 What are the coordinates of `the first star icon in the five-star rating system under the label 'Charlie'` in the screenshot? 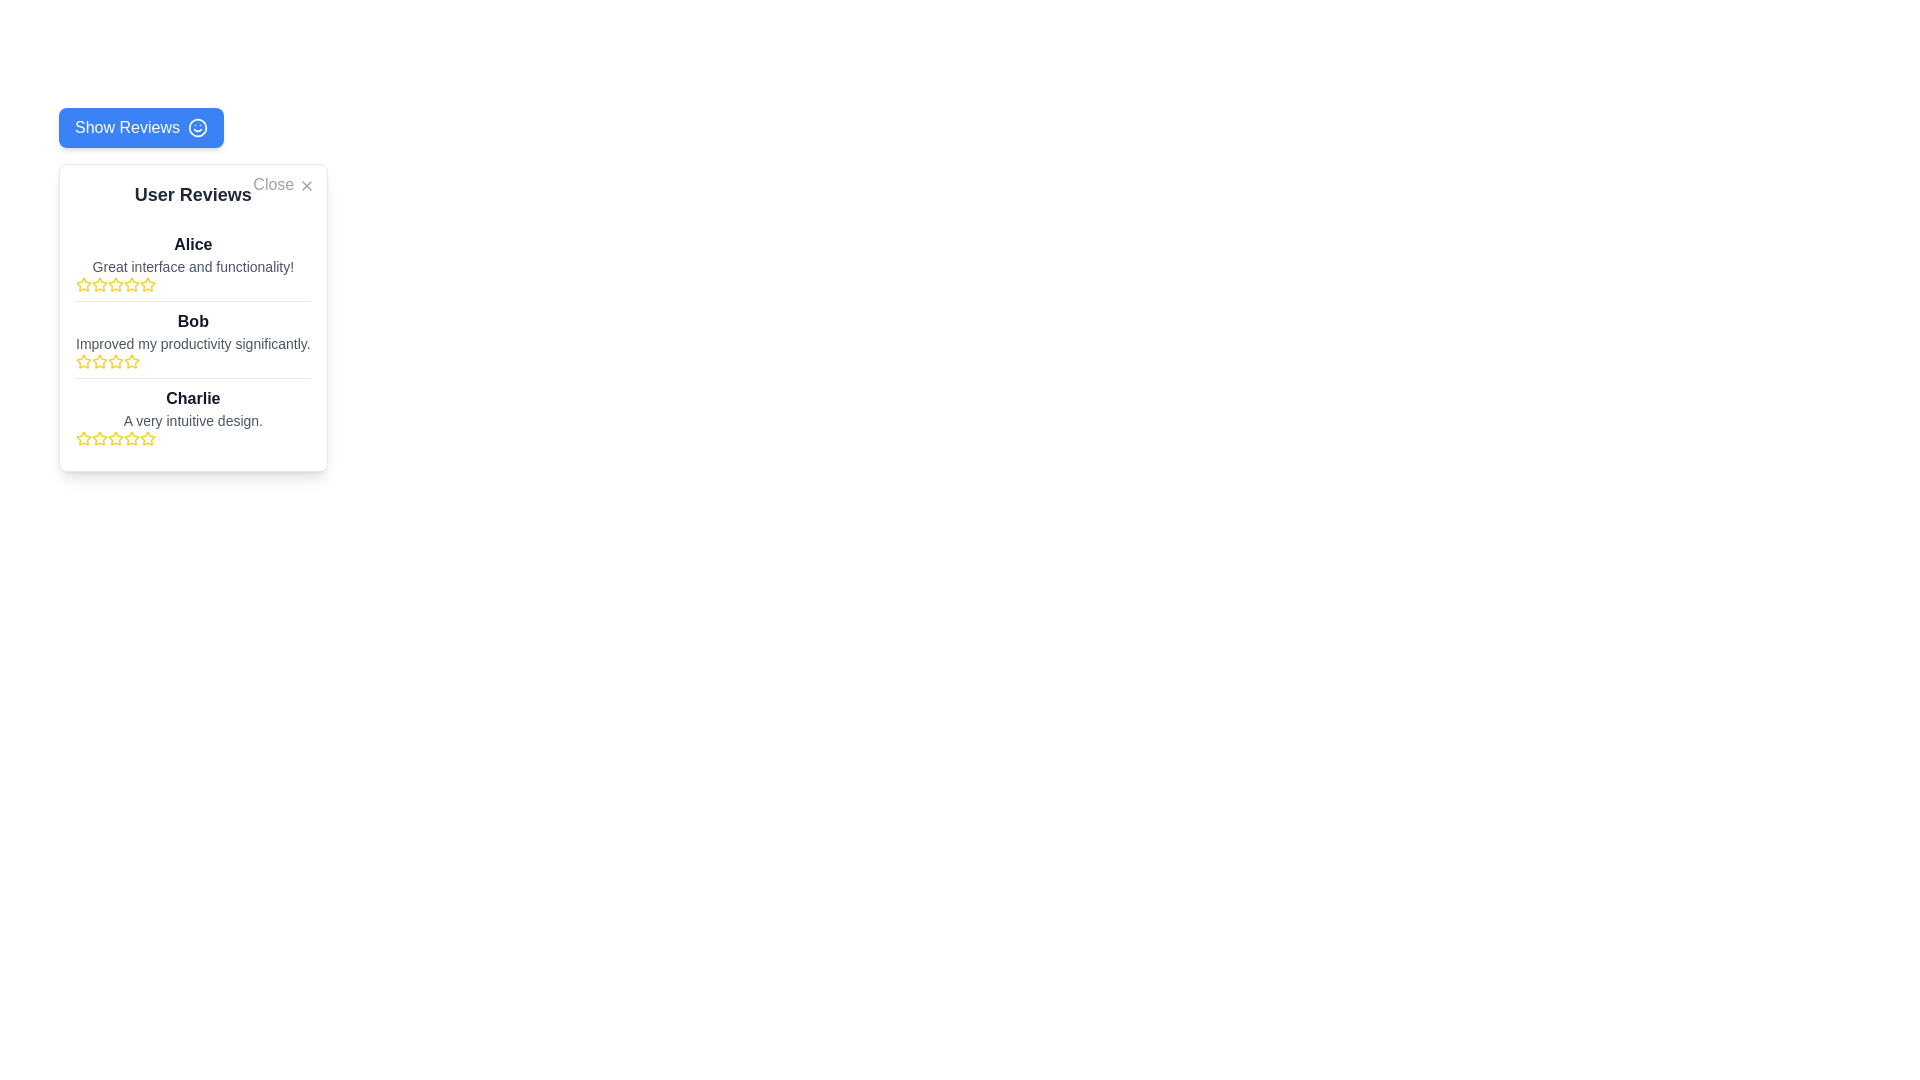 It's located at (99, 437).